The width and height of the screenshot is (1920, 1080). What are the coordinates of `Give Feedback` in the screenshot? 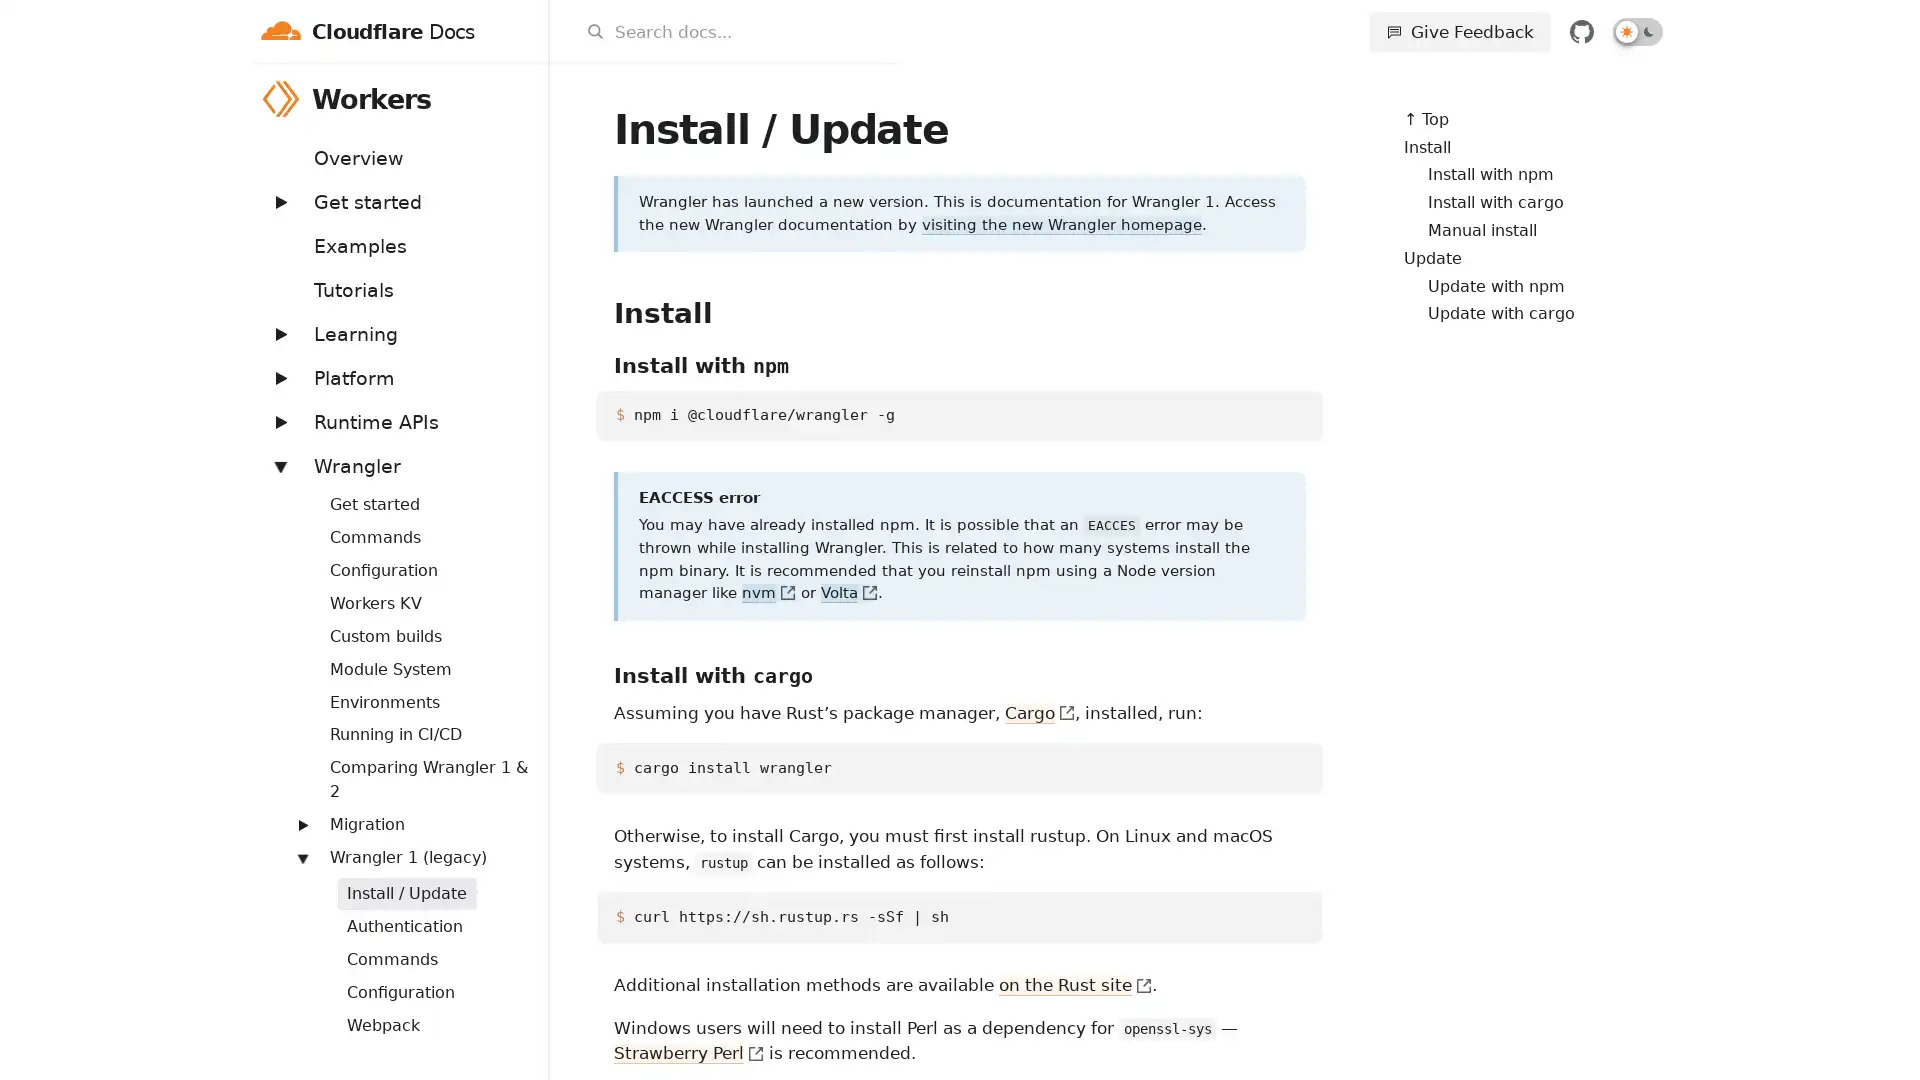 It's located at (1459, 31).